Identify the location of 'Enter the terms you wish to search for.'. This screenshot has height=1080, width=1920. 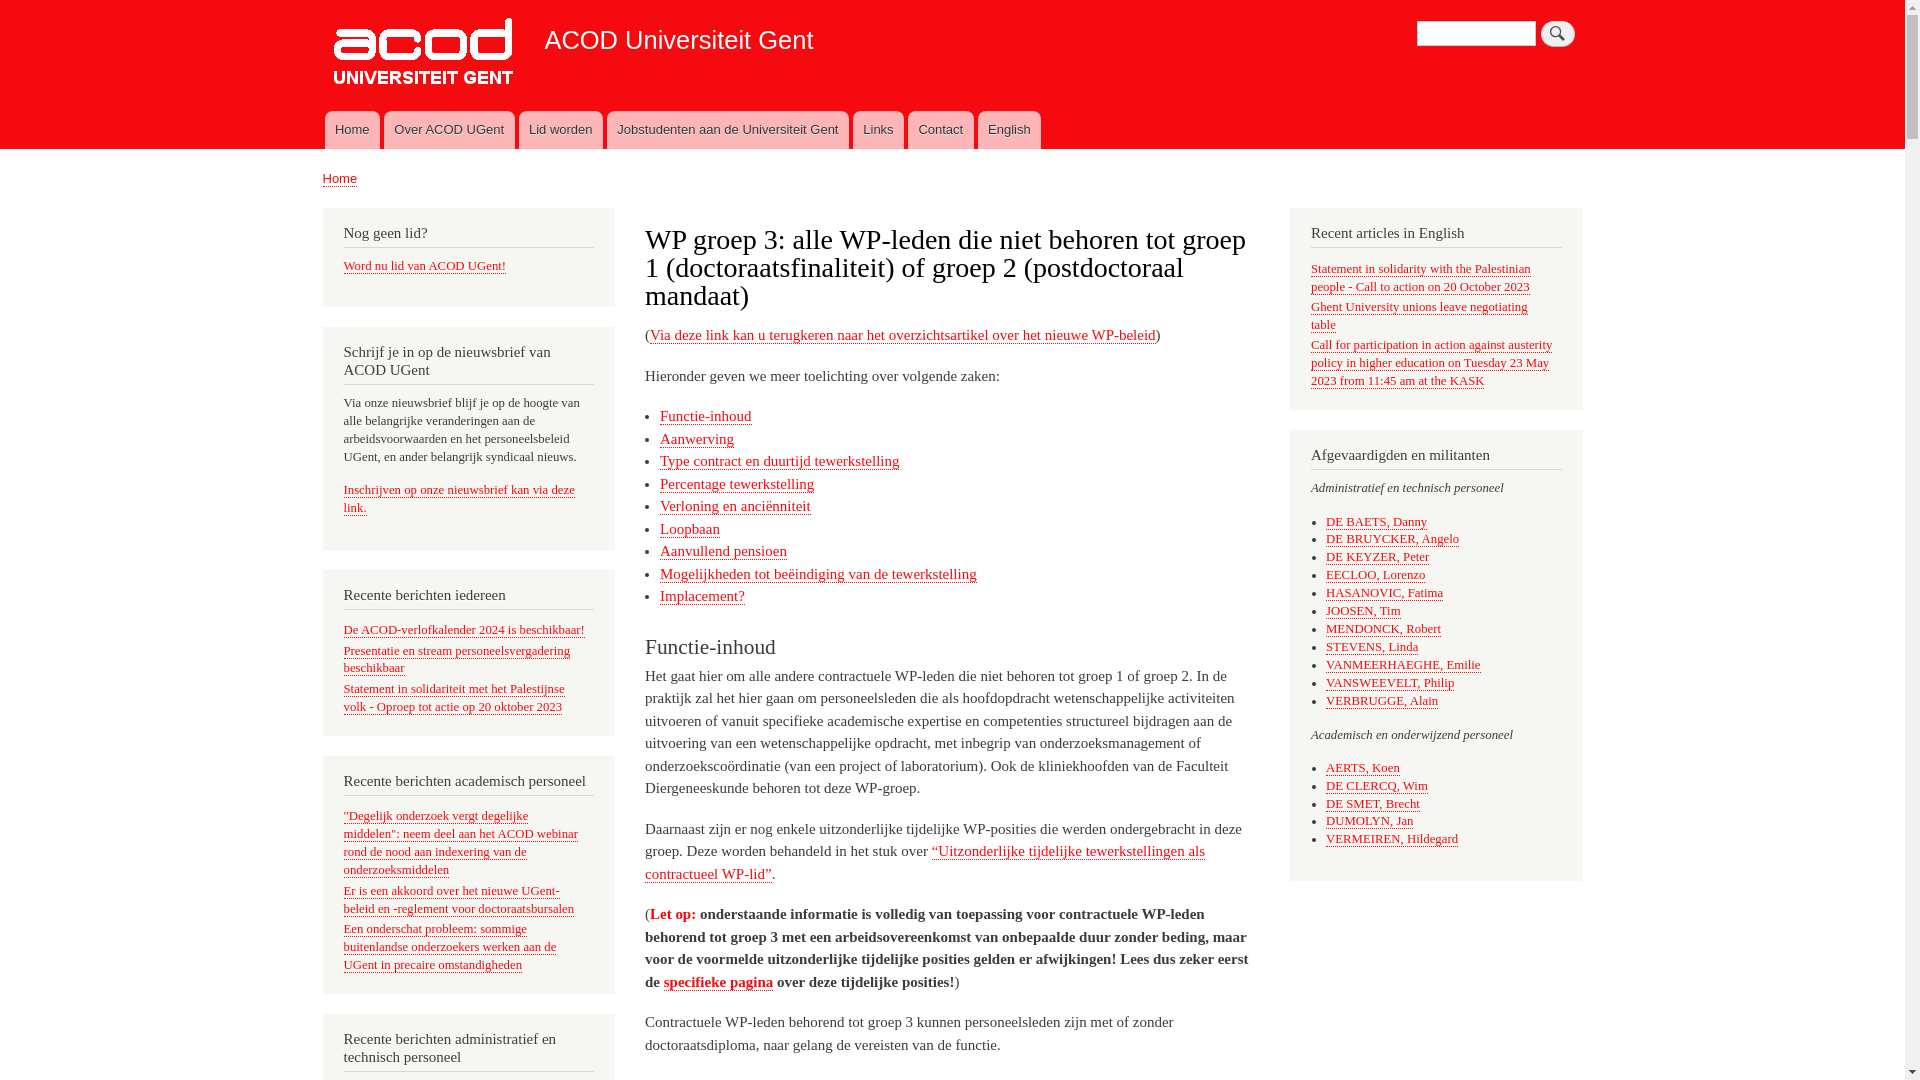
(1415, 33).